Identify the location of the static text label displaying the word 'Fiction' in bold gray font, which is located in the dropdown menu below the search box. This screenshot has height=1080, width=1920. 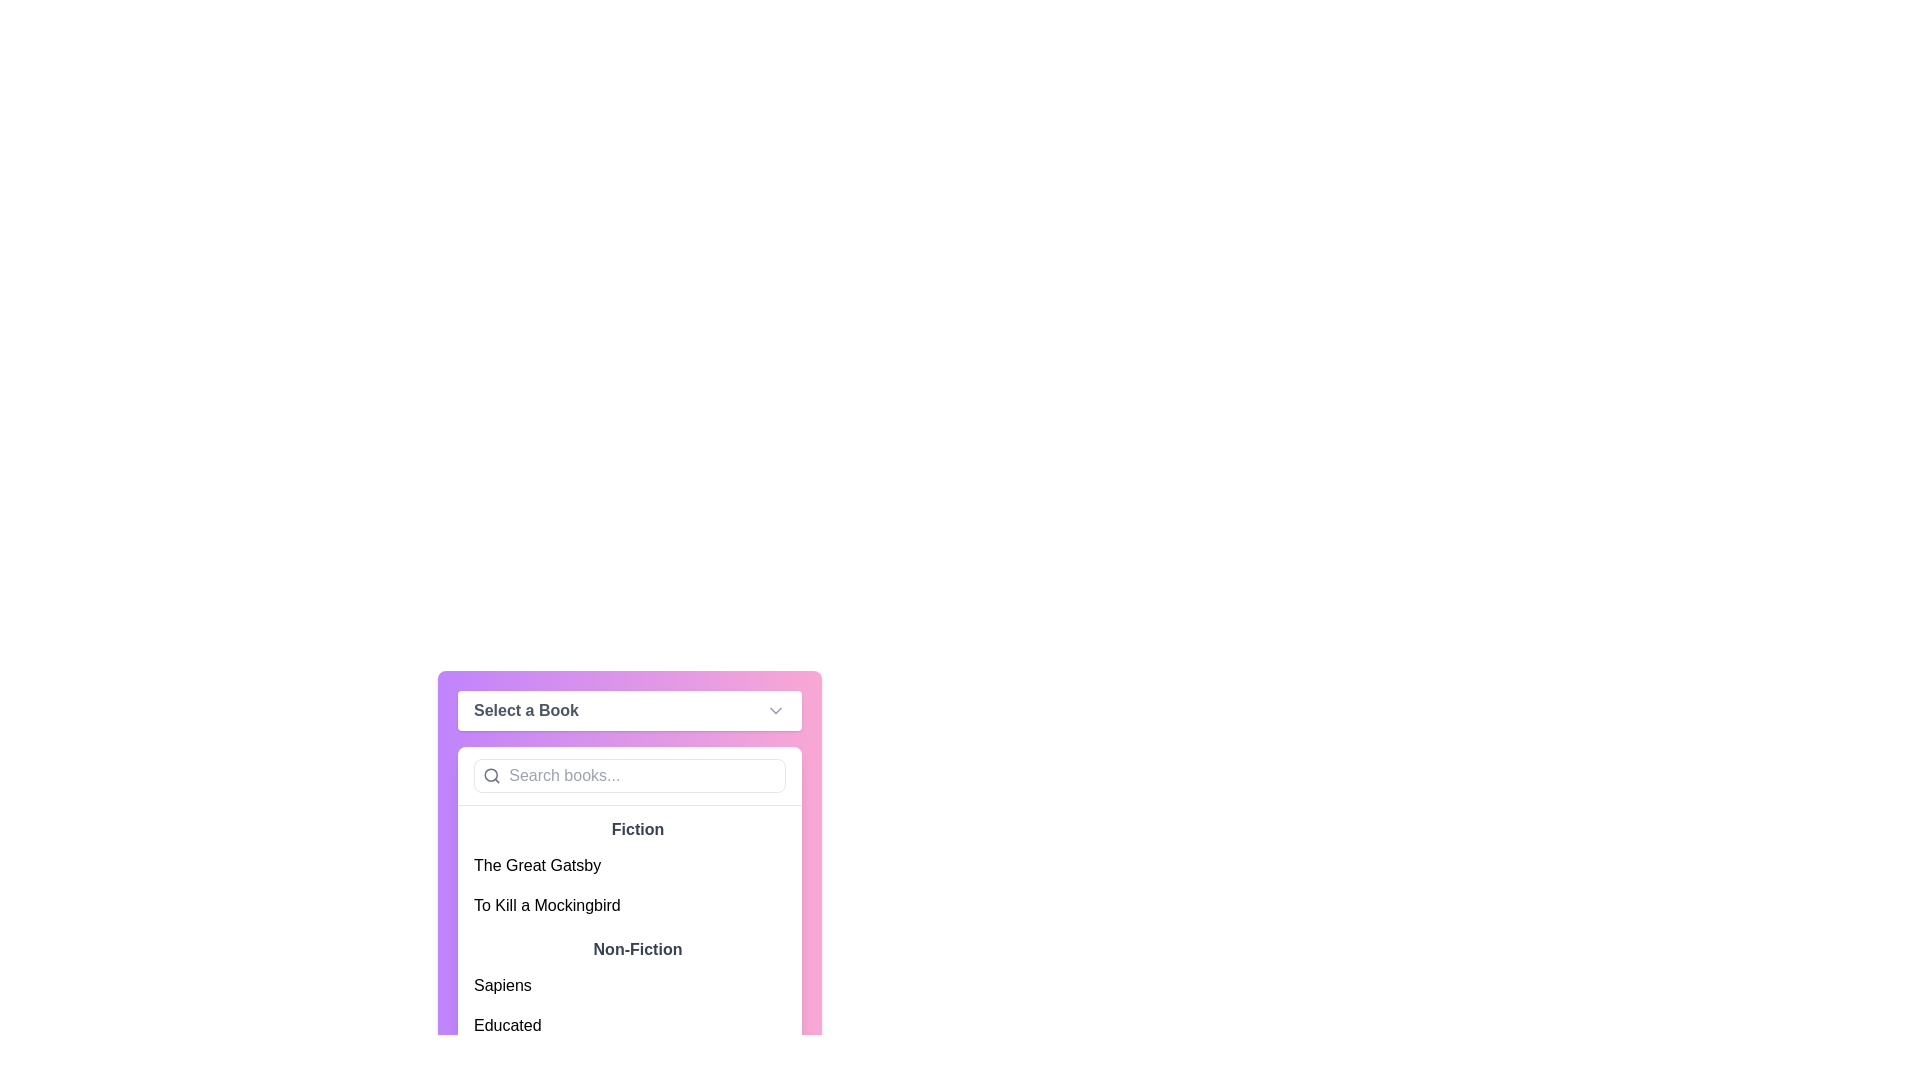
(628, 829).